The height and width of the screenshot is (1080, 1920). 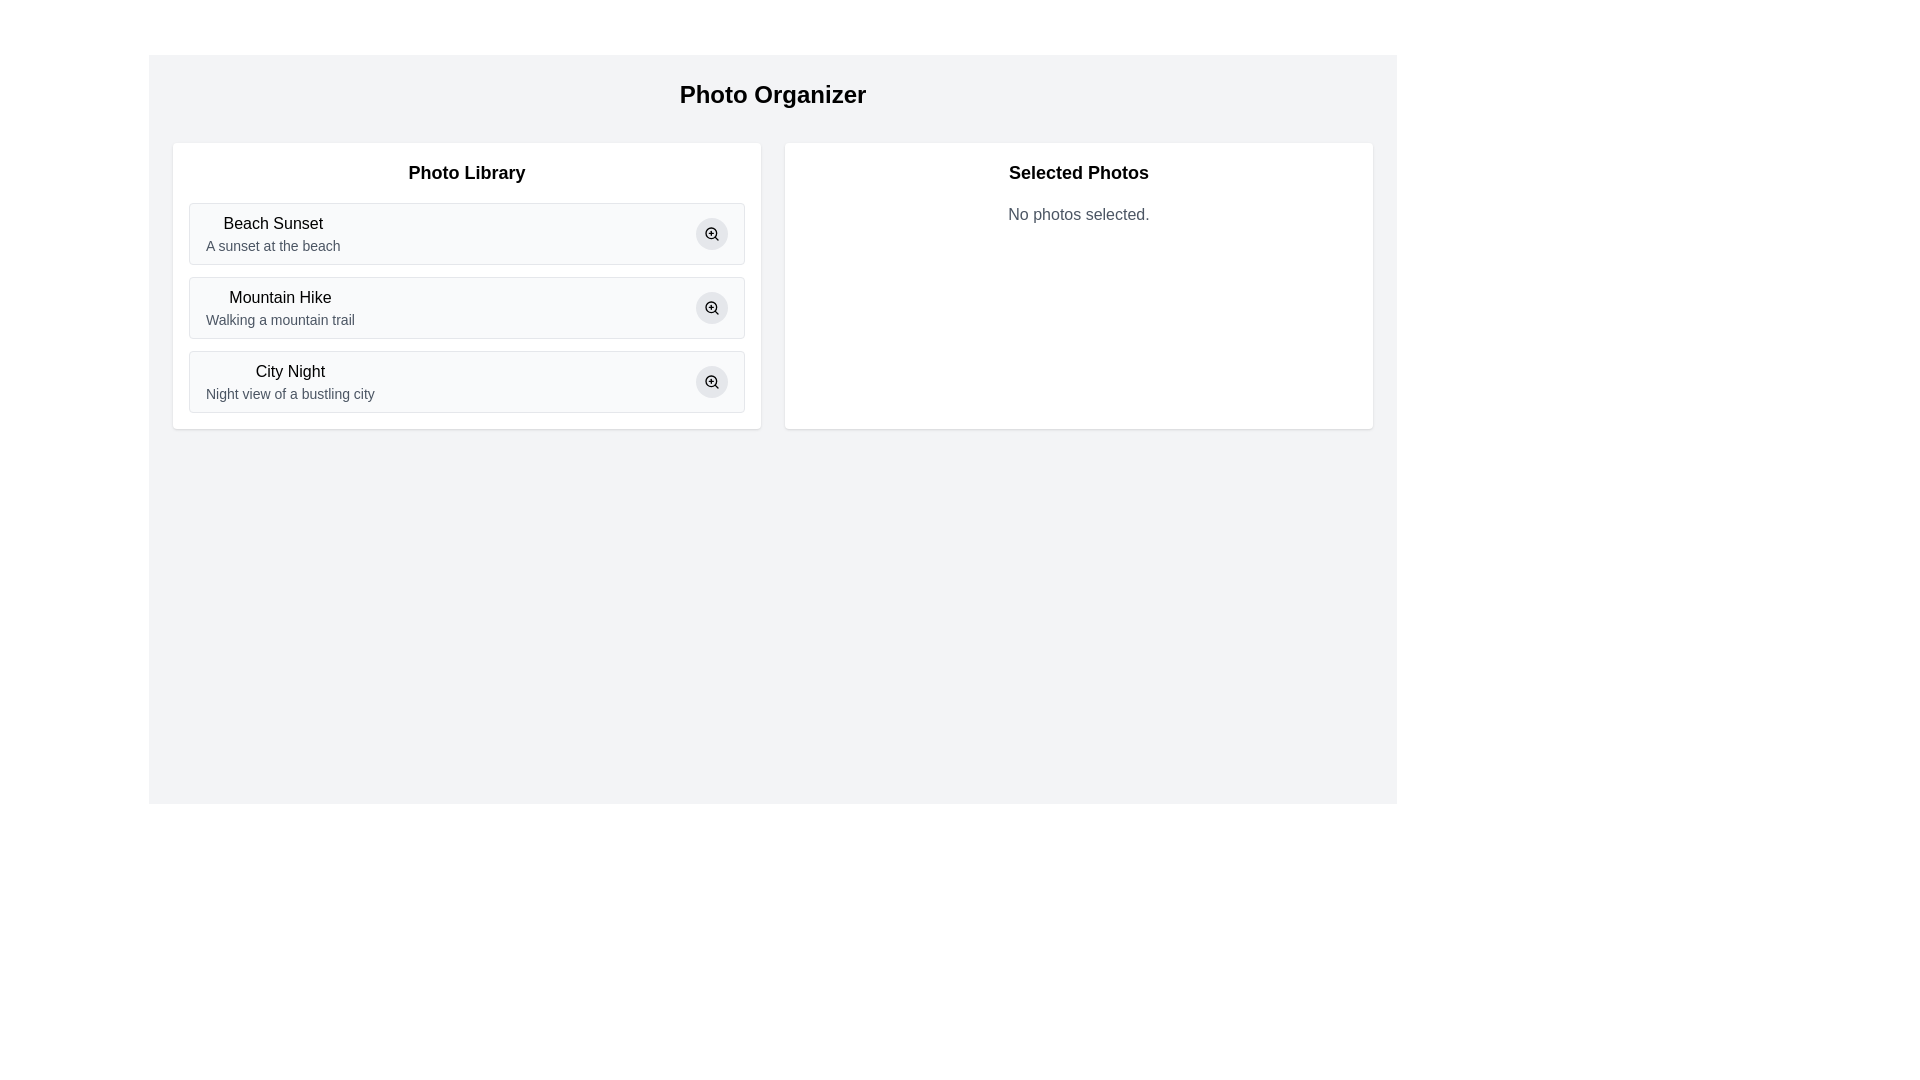 I want to click on the circular button with a light gray background and a black magnifying glass icon, so click(x=711, y=308).